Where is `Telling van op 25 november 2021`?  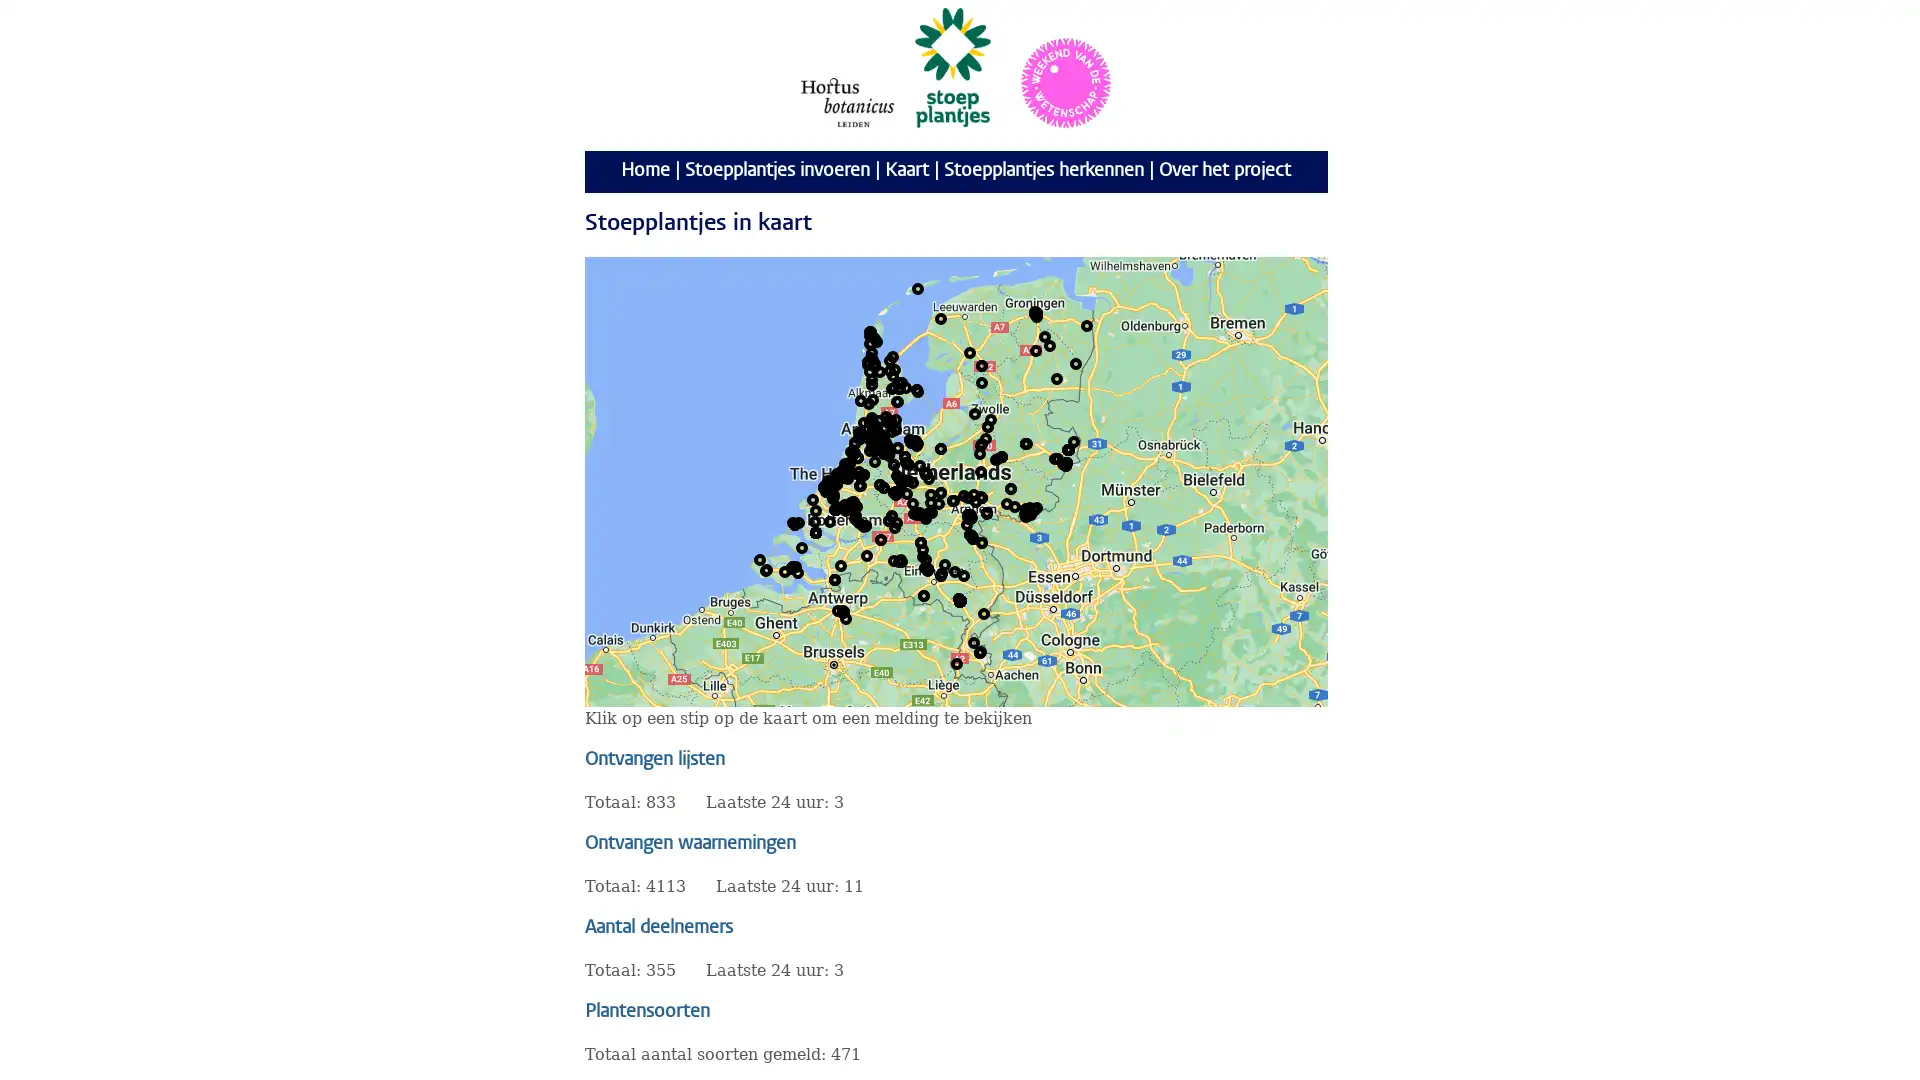
Telling van op 25 november 2021 is located at coordinates (905, 386).